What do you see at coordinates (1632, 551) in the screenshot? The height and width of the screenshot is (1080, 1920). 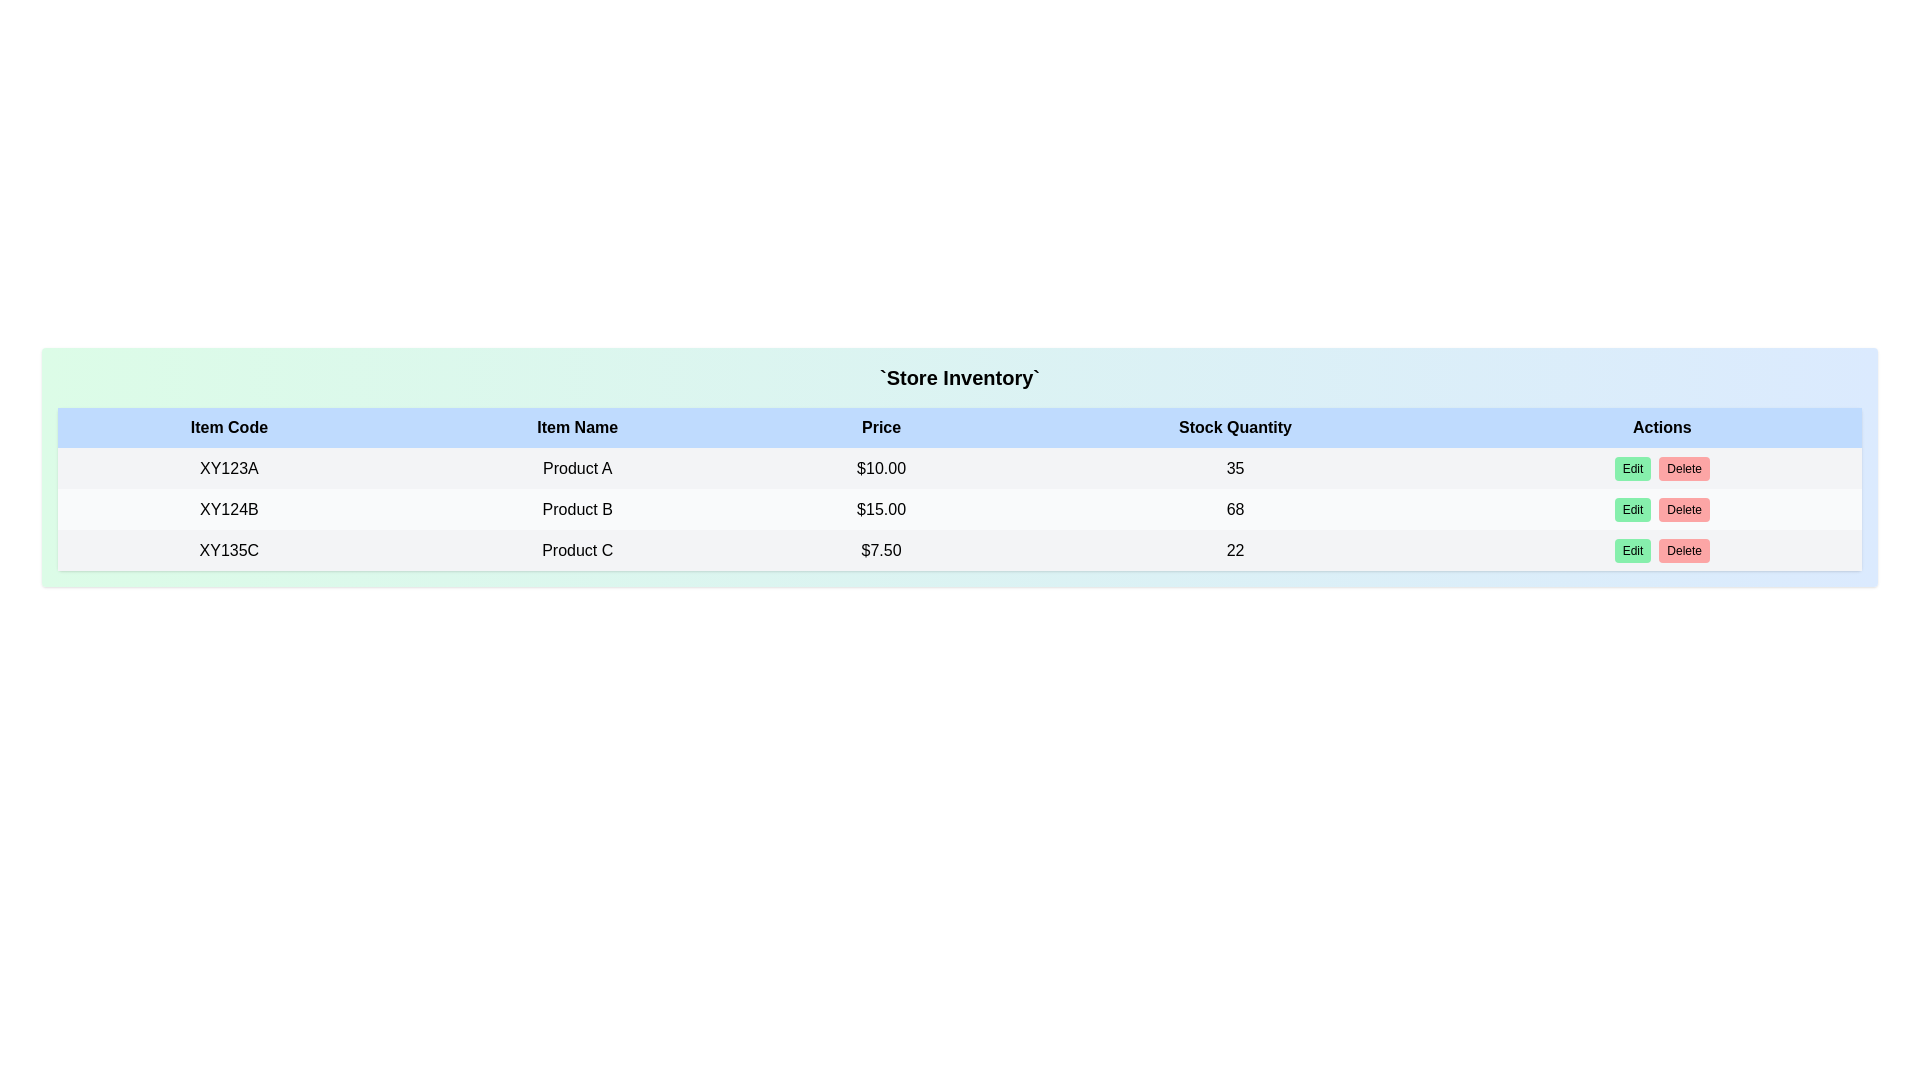 I see `the edit button located in the 'Actions' column of the bottom row of the table, which is directly to the left of the 'Delete' button` at bounding box center [1632, 551].